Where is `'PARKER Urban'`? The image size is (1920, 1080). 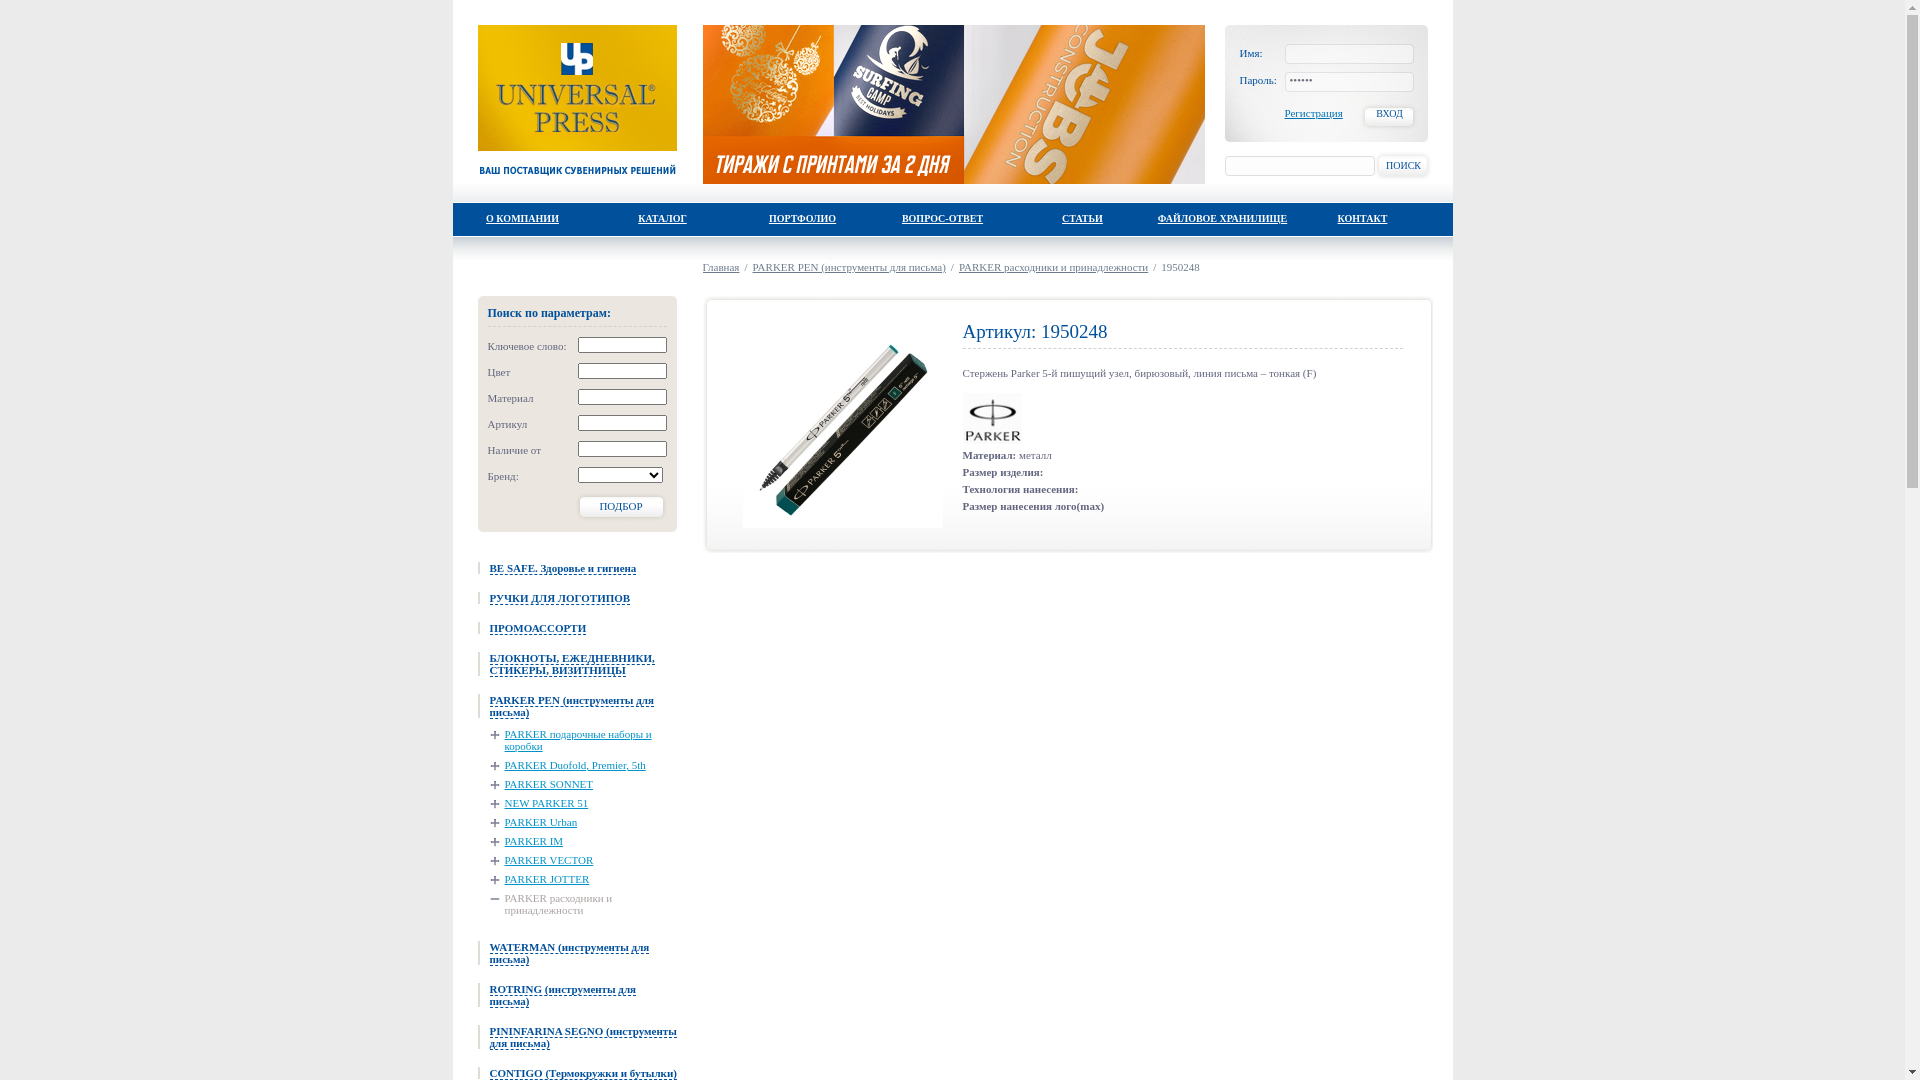
'PARKER Urban' is located at coordinates (533, 821).